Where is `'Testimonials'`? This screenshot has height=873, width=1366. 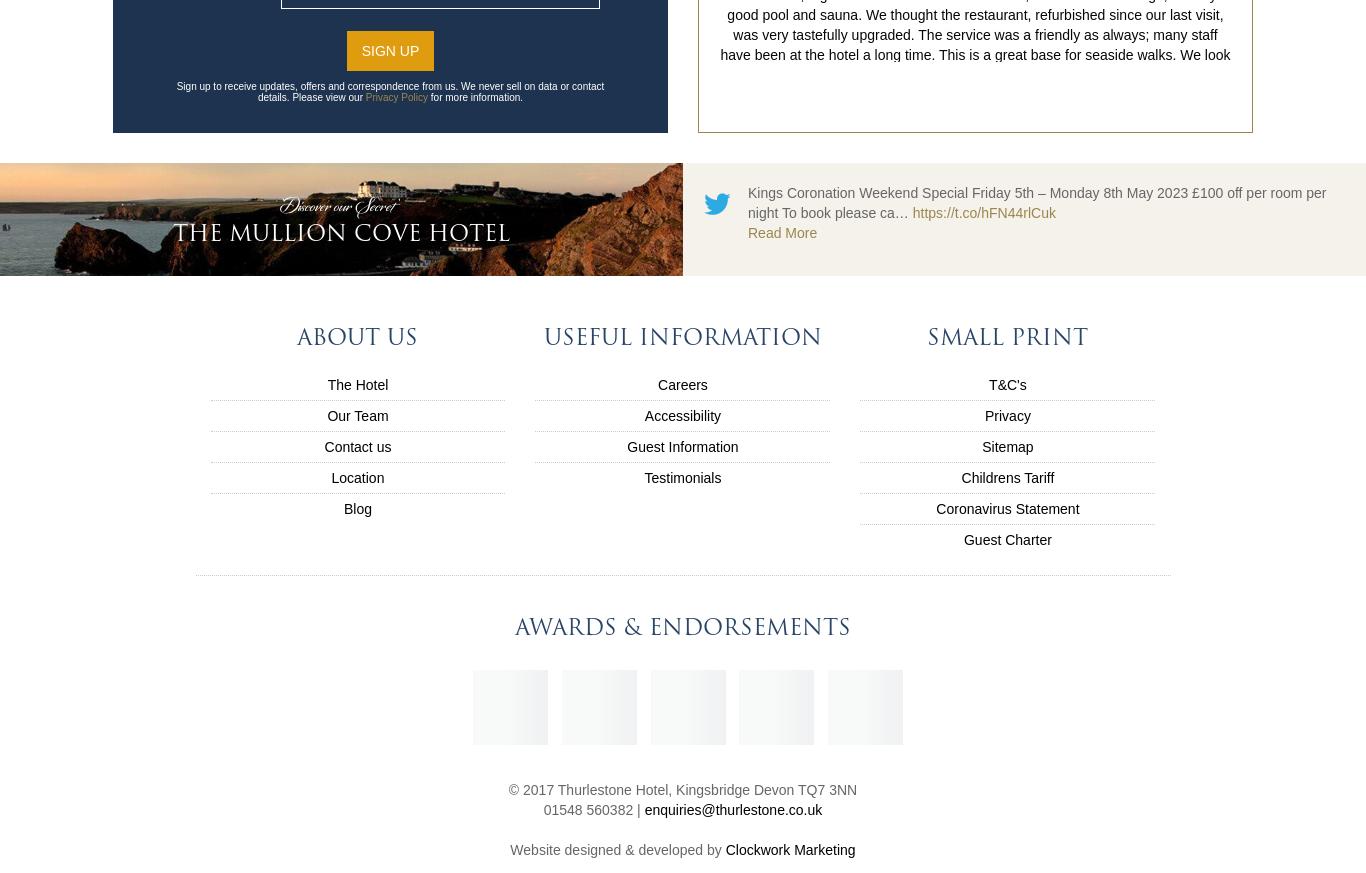 'Testimonials' is located at coordinates (681, 477).